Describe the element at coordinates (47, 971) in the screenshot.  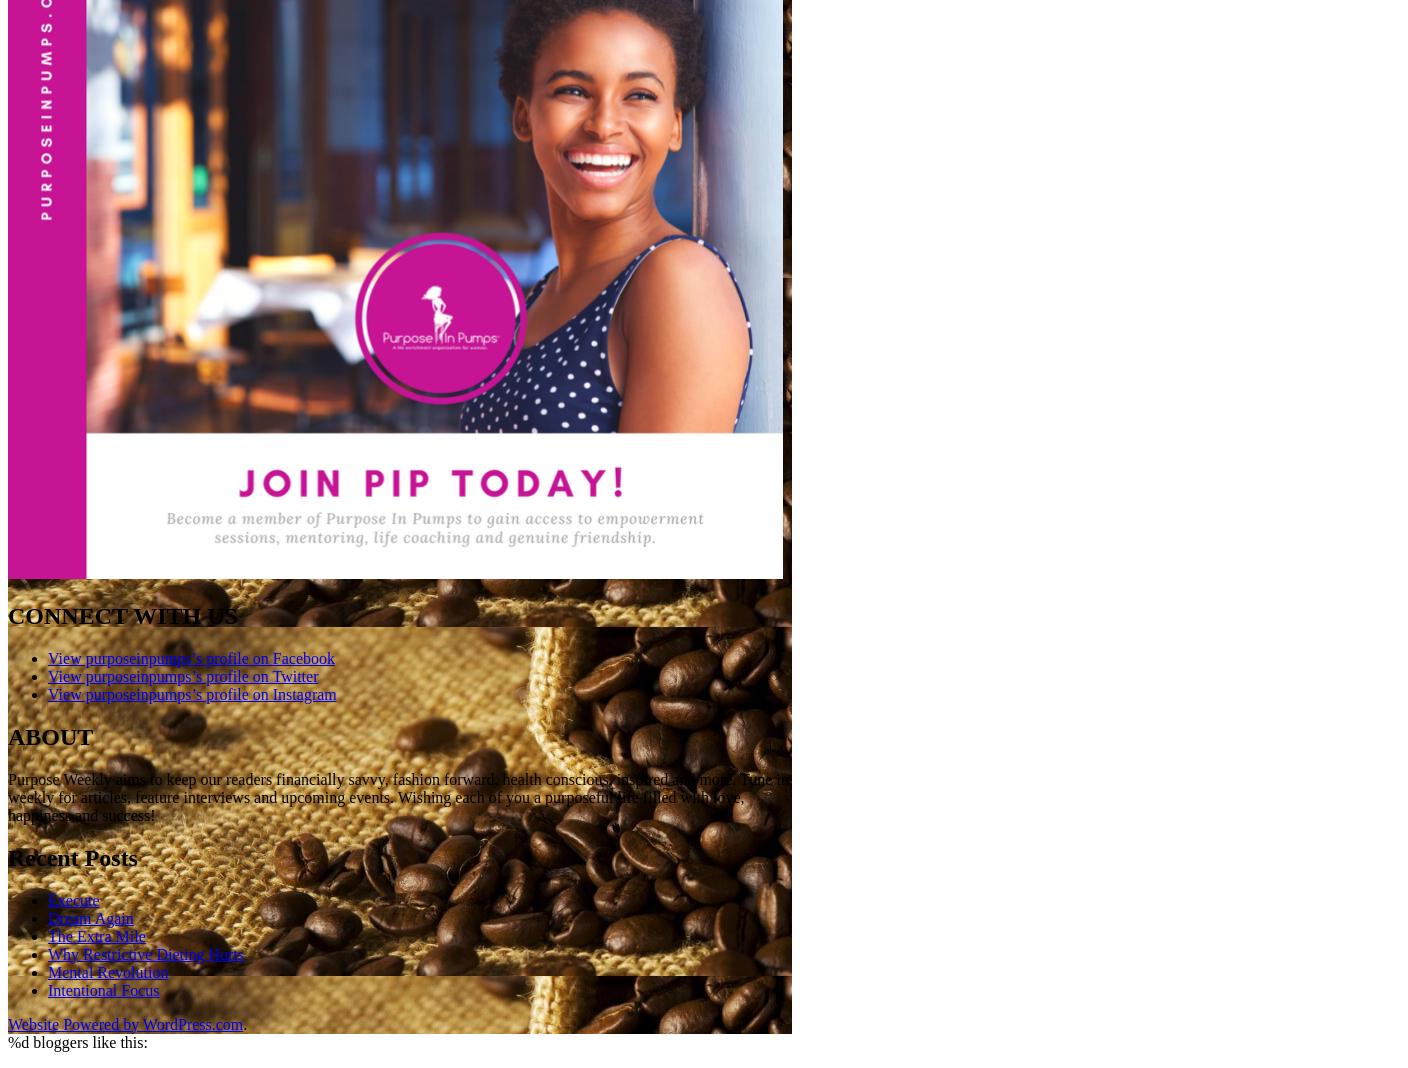
I see `'Mental Revolution'` at that location.